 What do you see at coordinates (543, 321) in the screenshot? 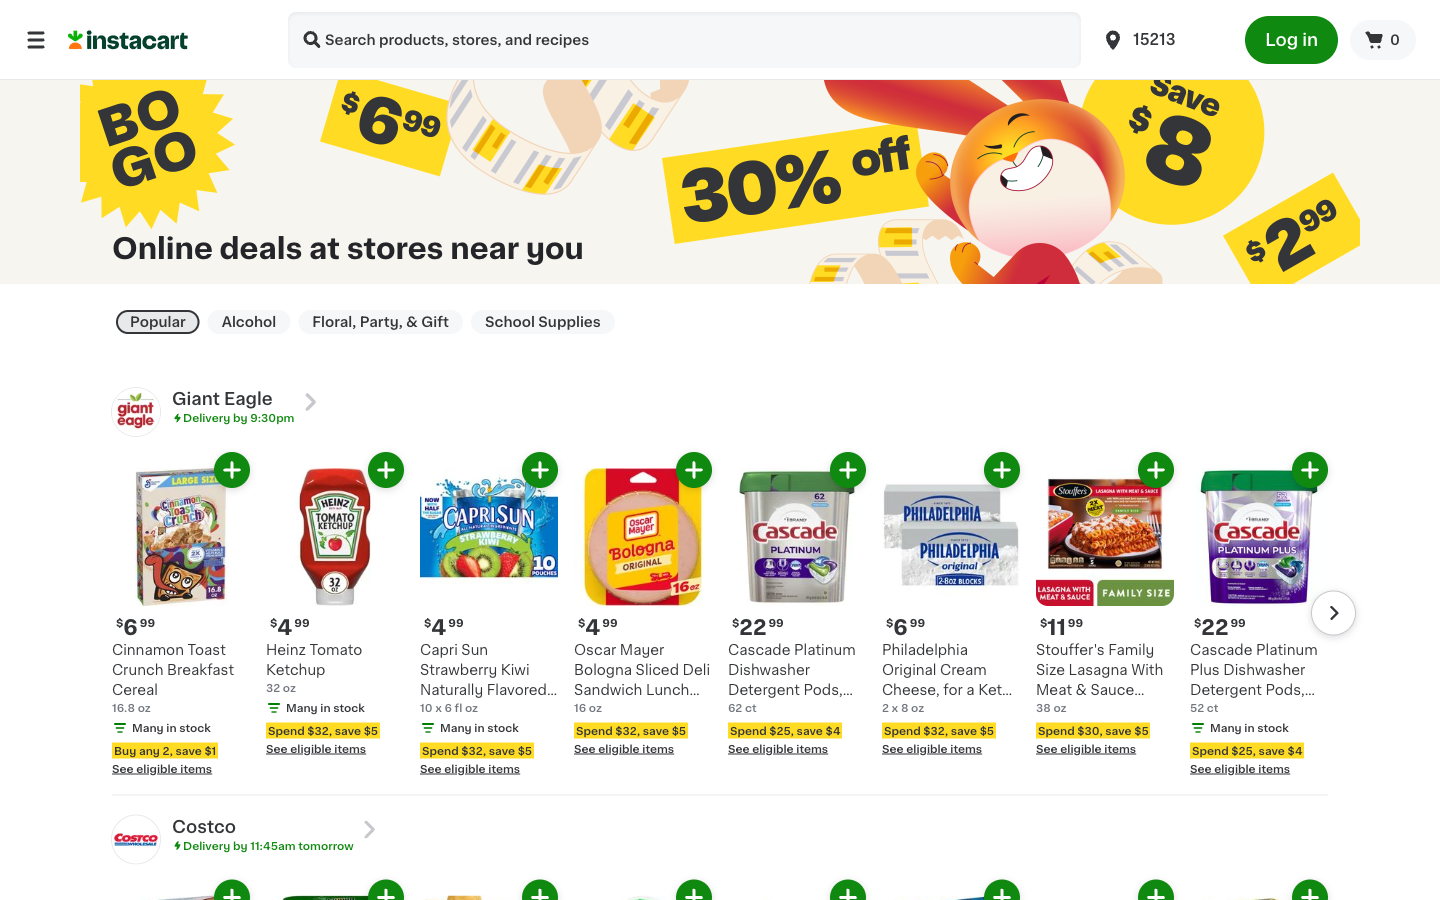
I see `Display all products listed in the School Supplies category` at bounding box center [543, 321].